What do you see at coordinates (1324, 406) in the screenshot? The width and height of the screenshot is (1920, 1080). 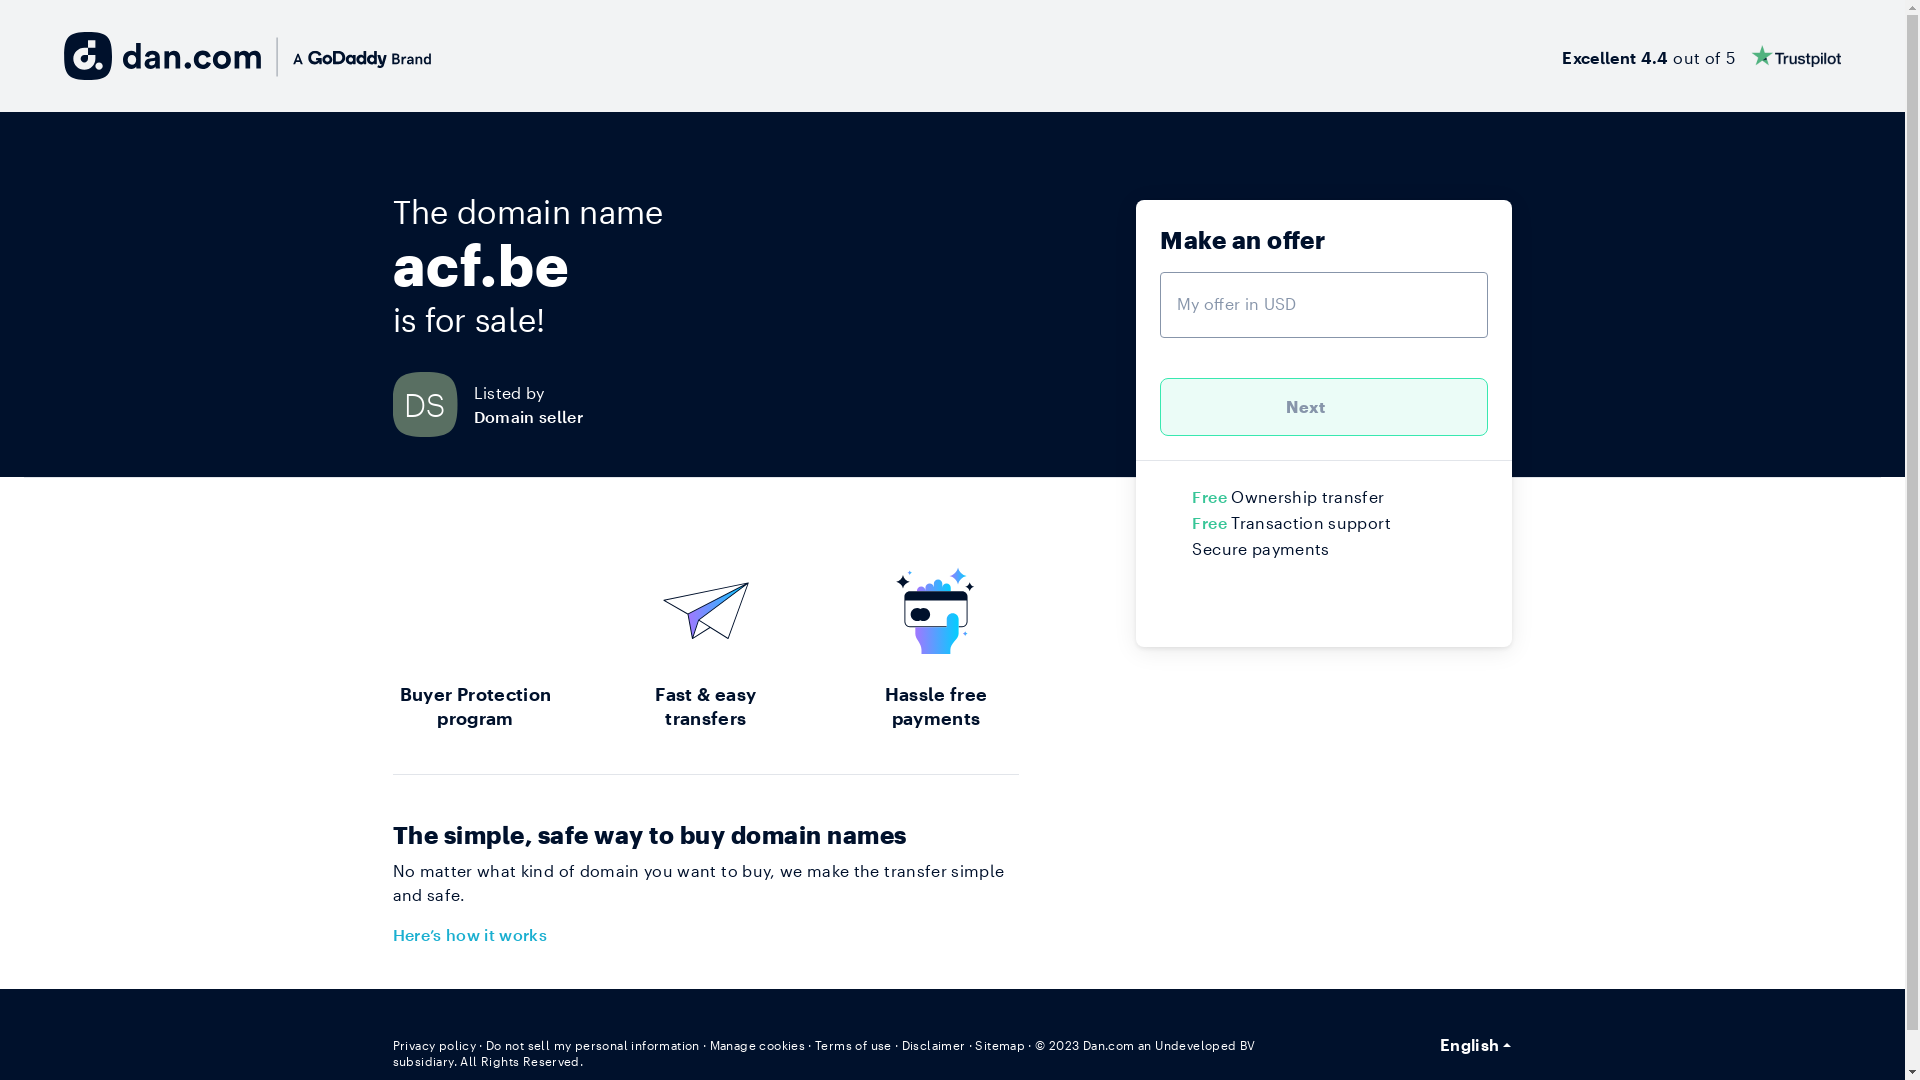 I see `'Next` at bounding box center [1324, 406].